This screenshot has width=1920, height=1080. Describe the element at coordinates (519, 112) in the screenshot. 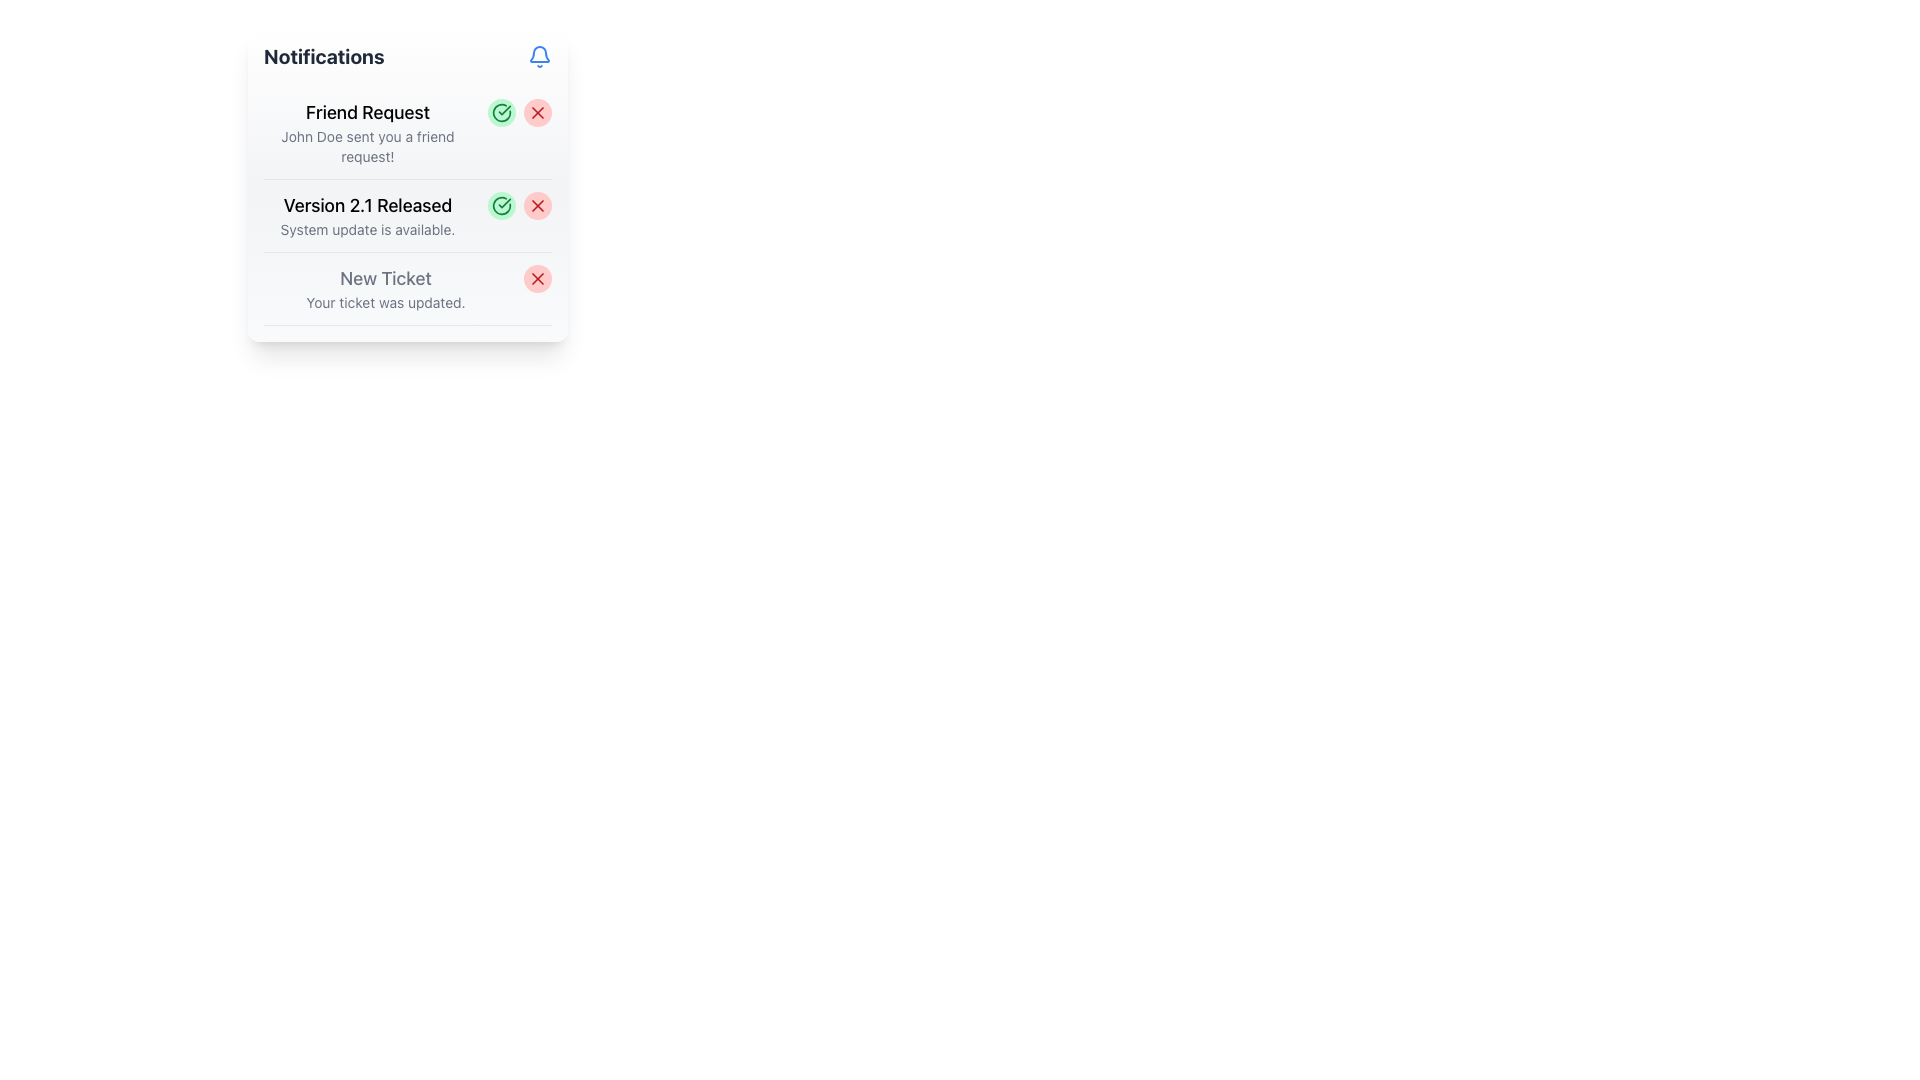

I see `the green button with a checkmark icon to accept the friend request, which is located to the right of the 'Friend Request' text in the notifications list` at that location.